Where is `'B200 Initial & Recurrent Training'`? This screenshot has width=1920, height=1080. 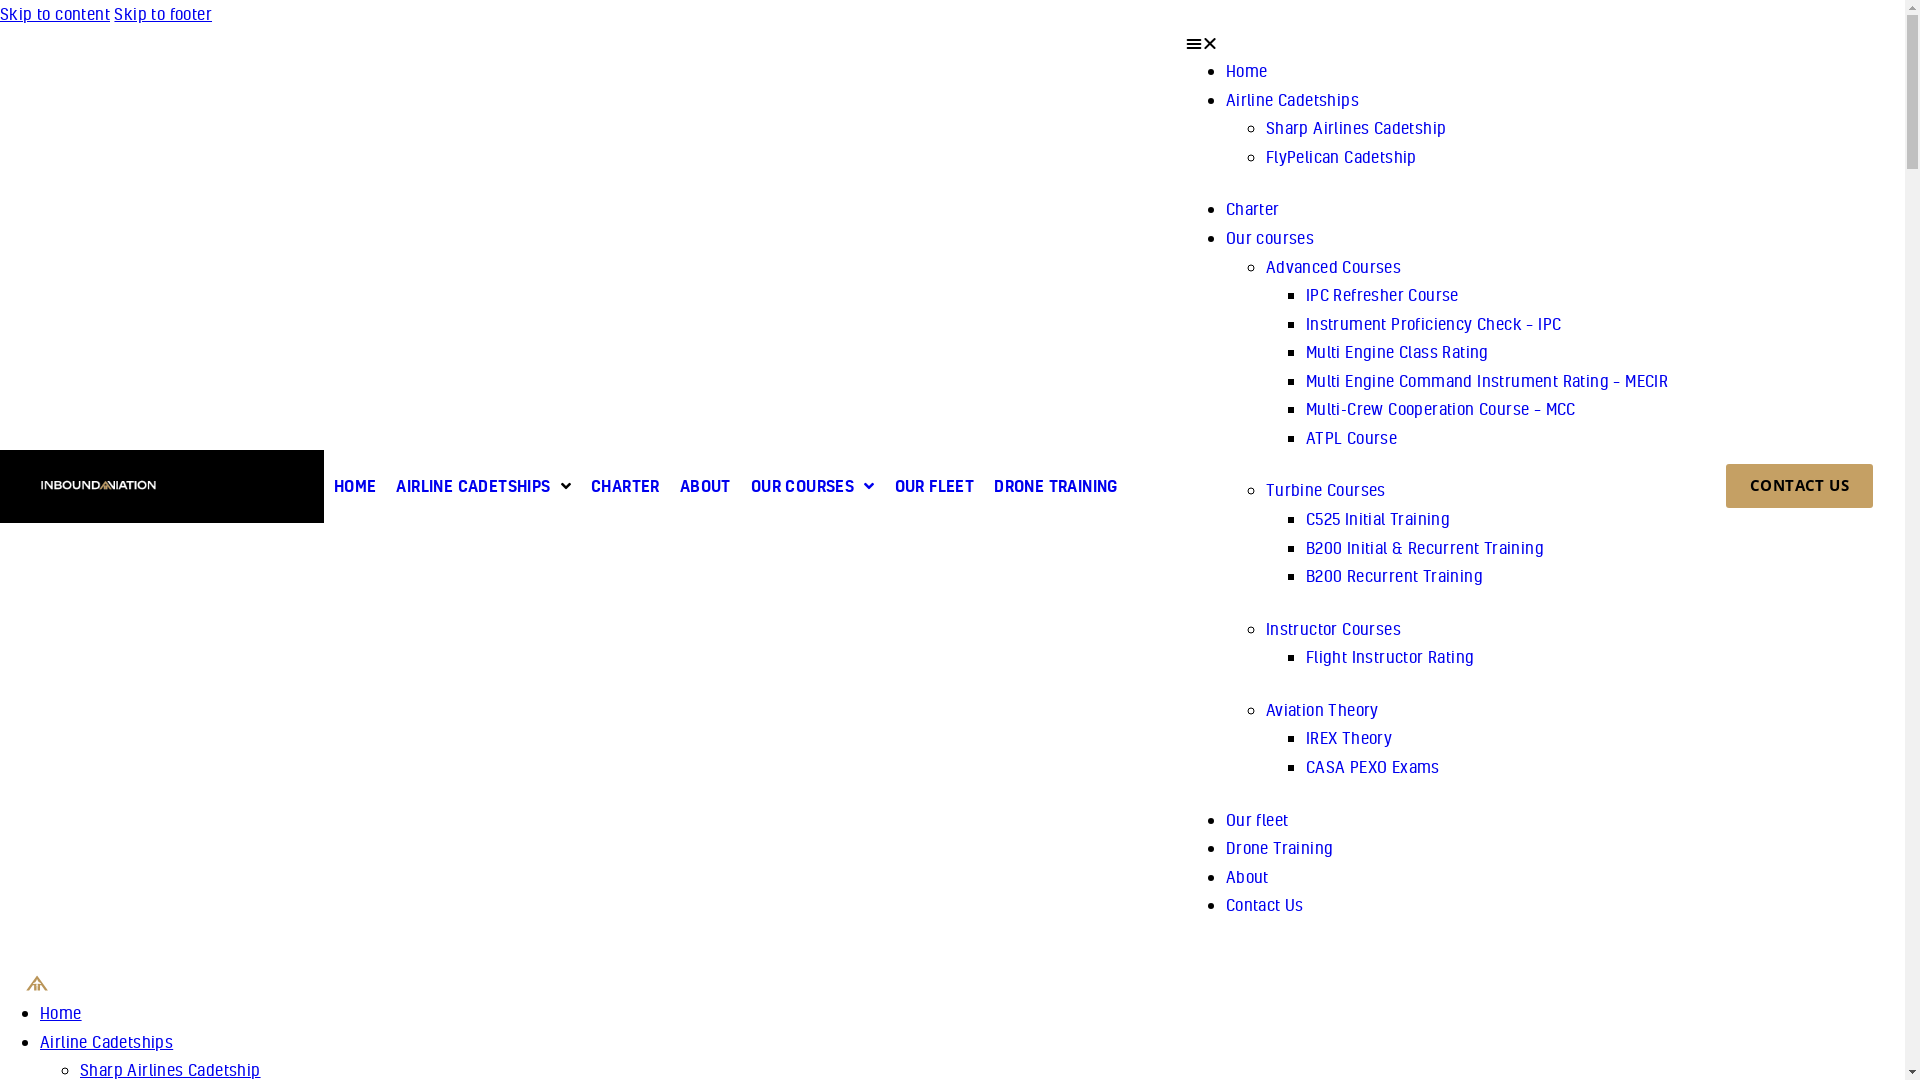 'B200 Initial & Recurrent Training' is located at coordinates (1424, 547).